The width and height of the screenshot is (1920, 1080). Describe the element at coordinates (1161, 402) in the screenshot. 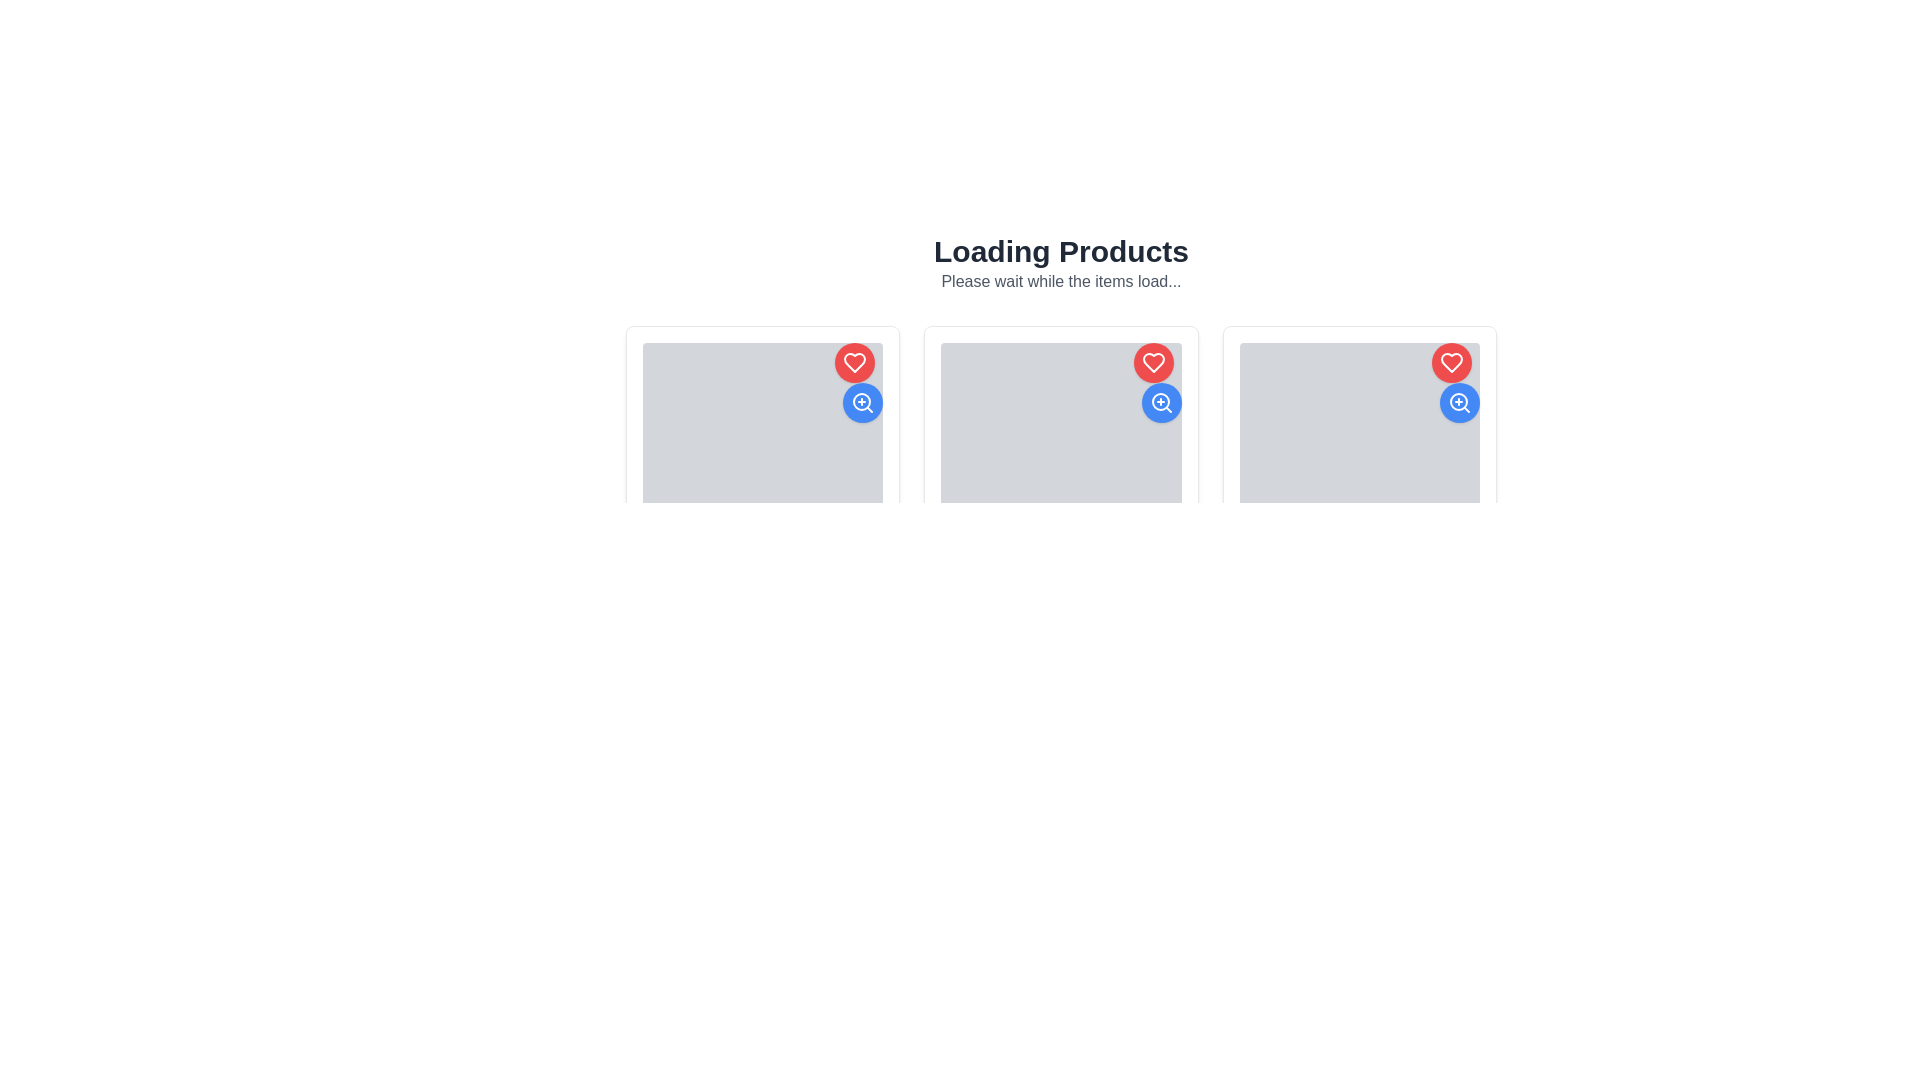

I see `the zoom-in button located in the bottom right corner of the second card from the left in a series of horizontally arranged cards` at that location.